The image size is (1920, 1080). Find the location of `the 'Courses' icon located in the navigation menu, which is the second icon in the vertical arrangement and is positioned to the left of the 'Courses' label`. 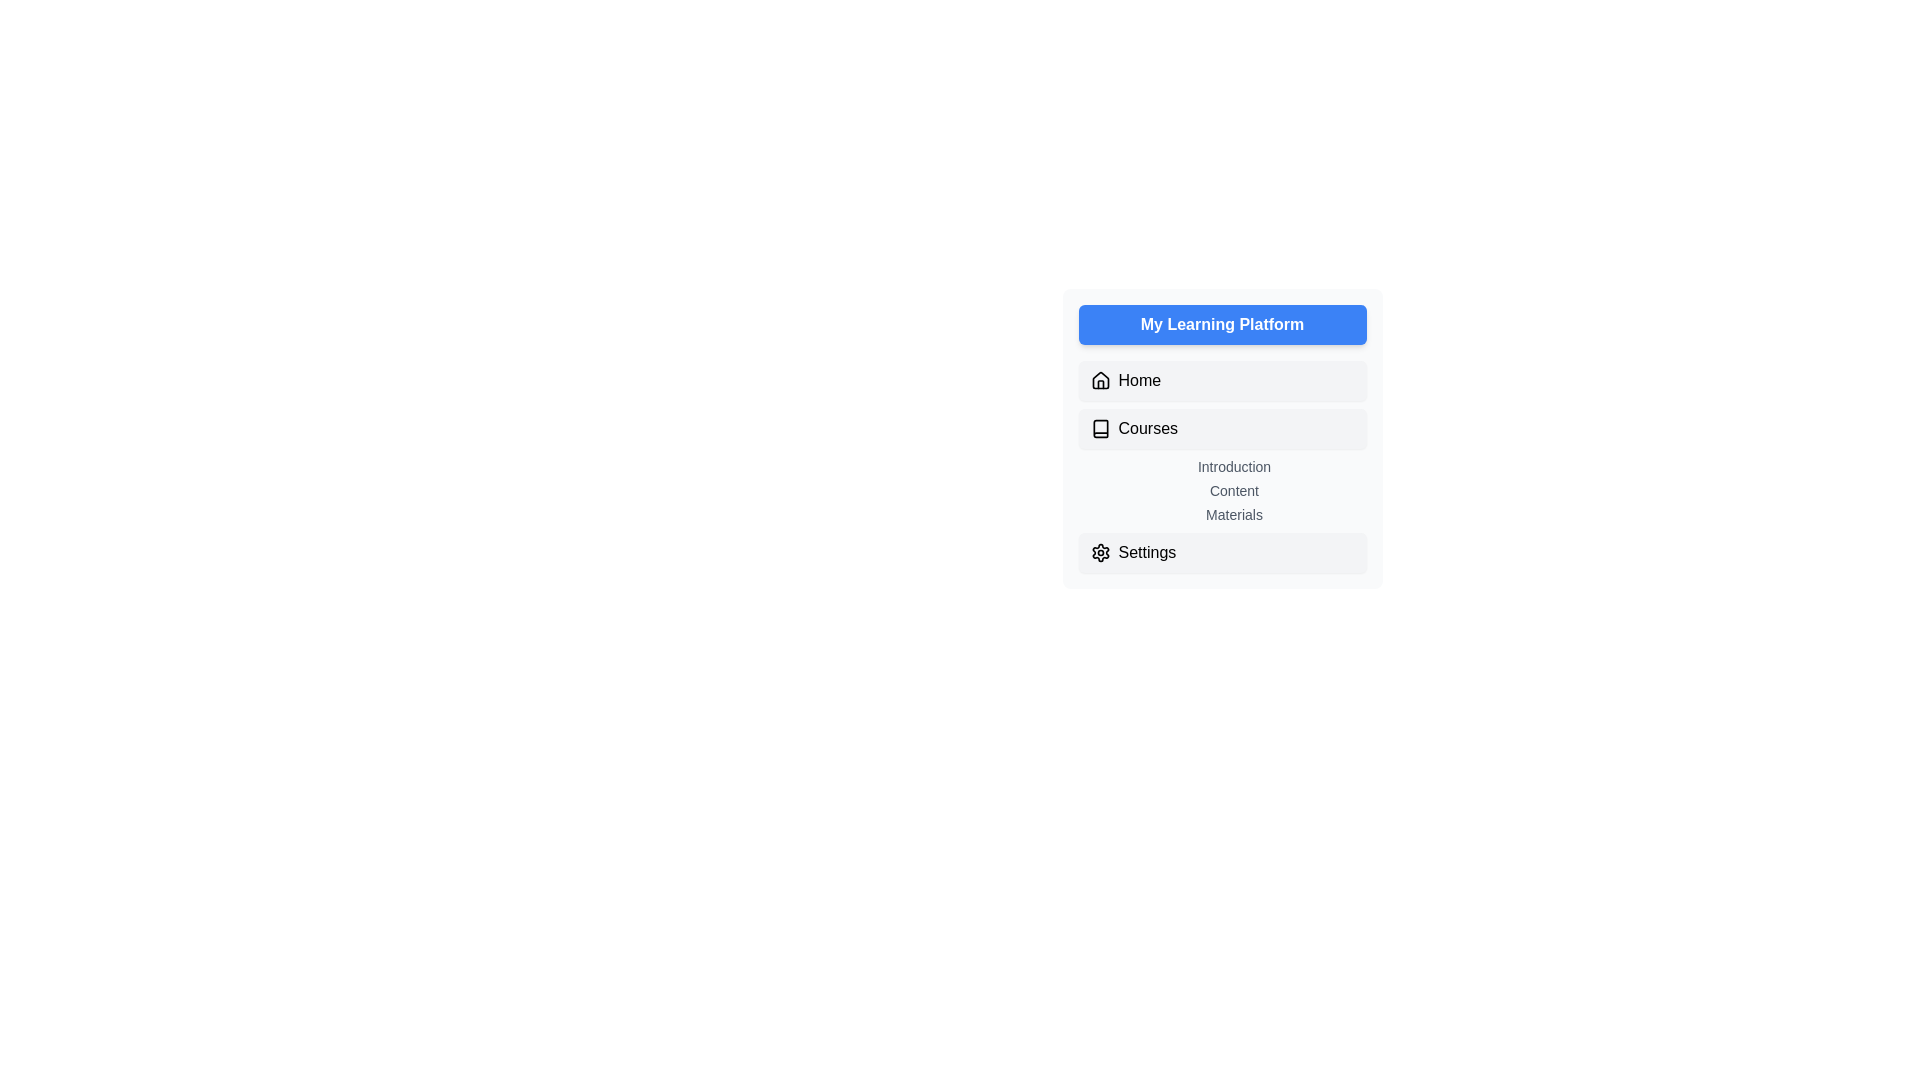

the 'Courses' icon located in the navigation menu, which is the second icon in the vertical arrangement and is positioned to the left of the 'Courses' label is located at coordinates (1099, 427).